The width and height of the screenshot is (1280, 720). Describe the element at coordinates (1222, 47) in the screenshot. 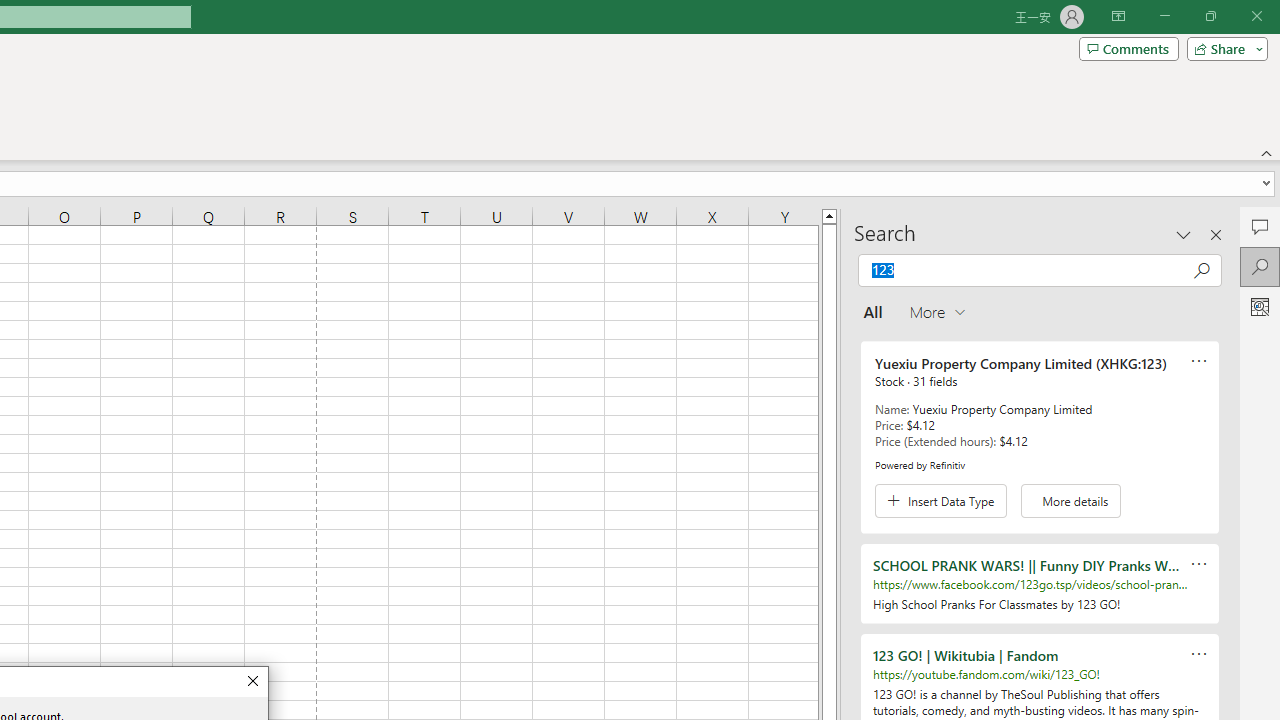

I see `'Share'` at that location.